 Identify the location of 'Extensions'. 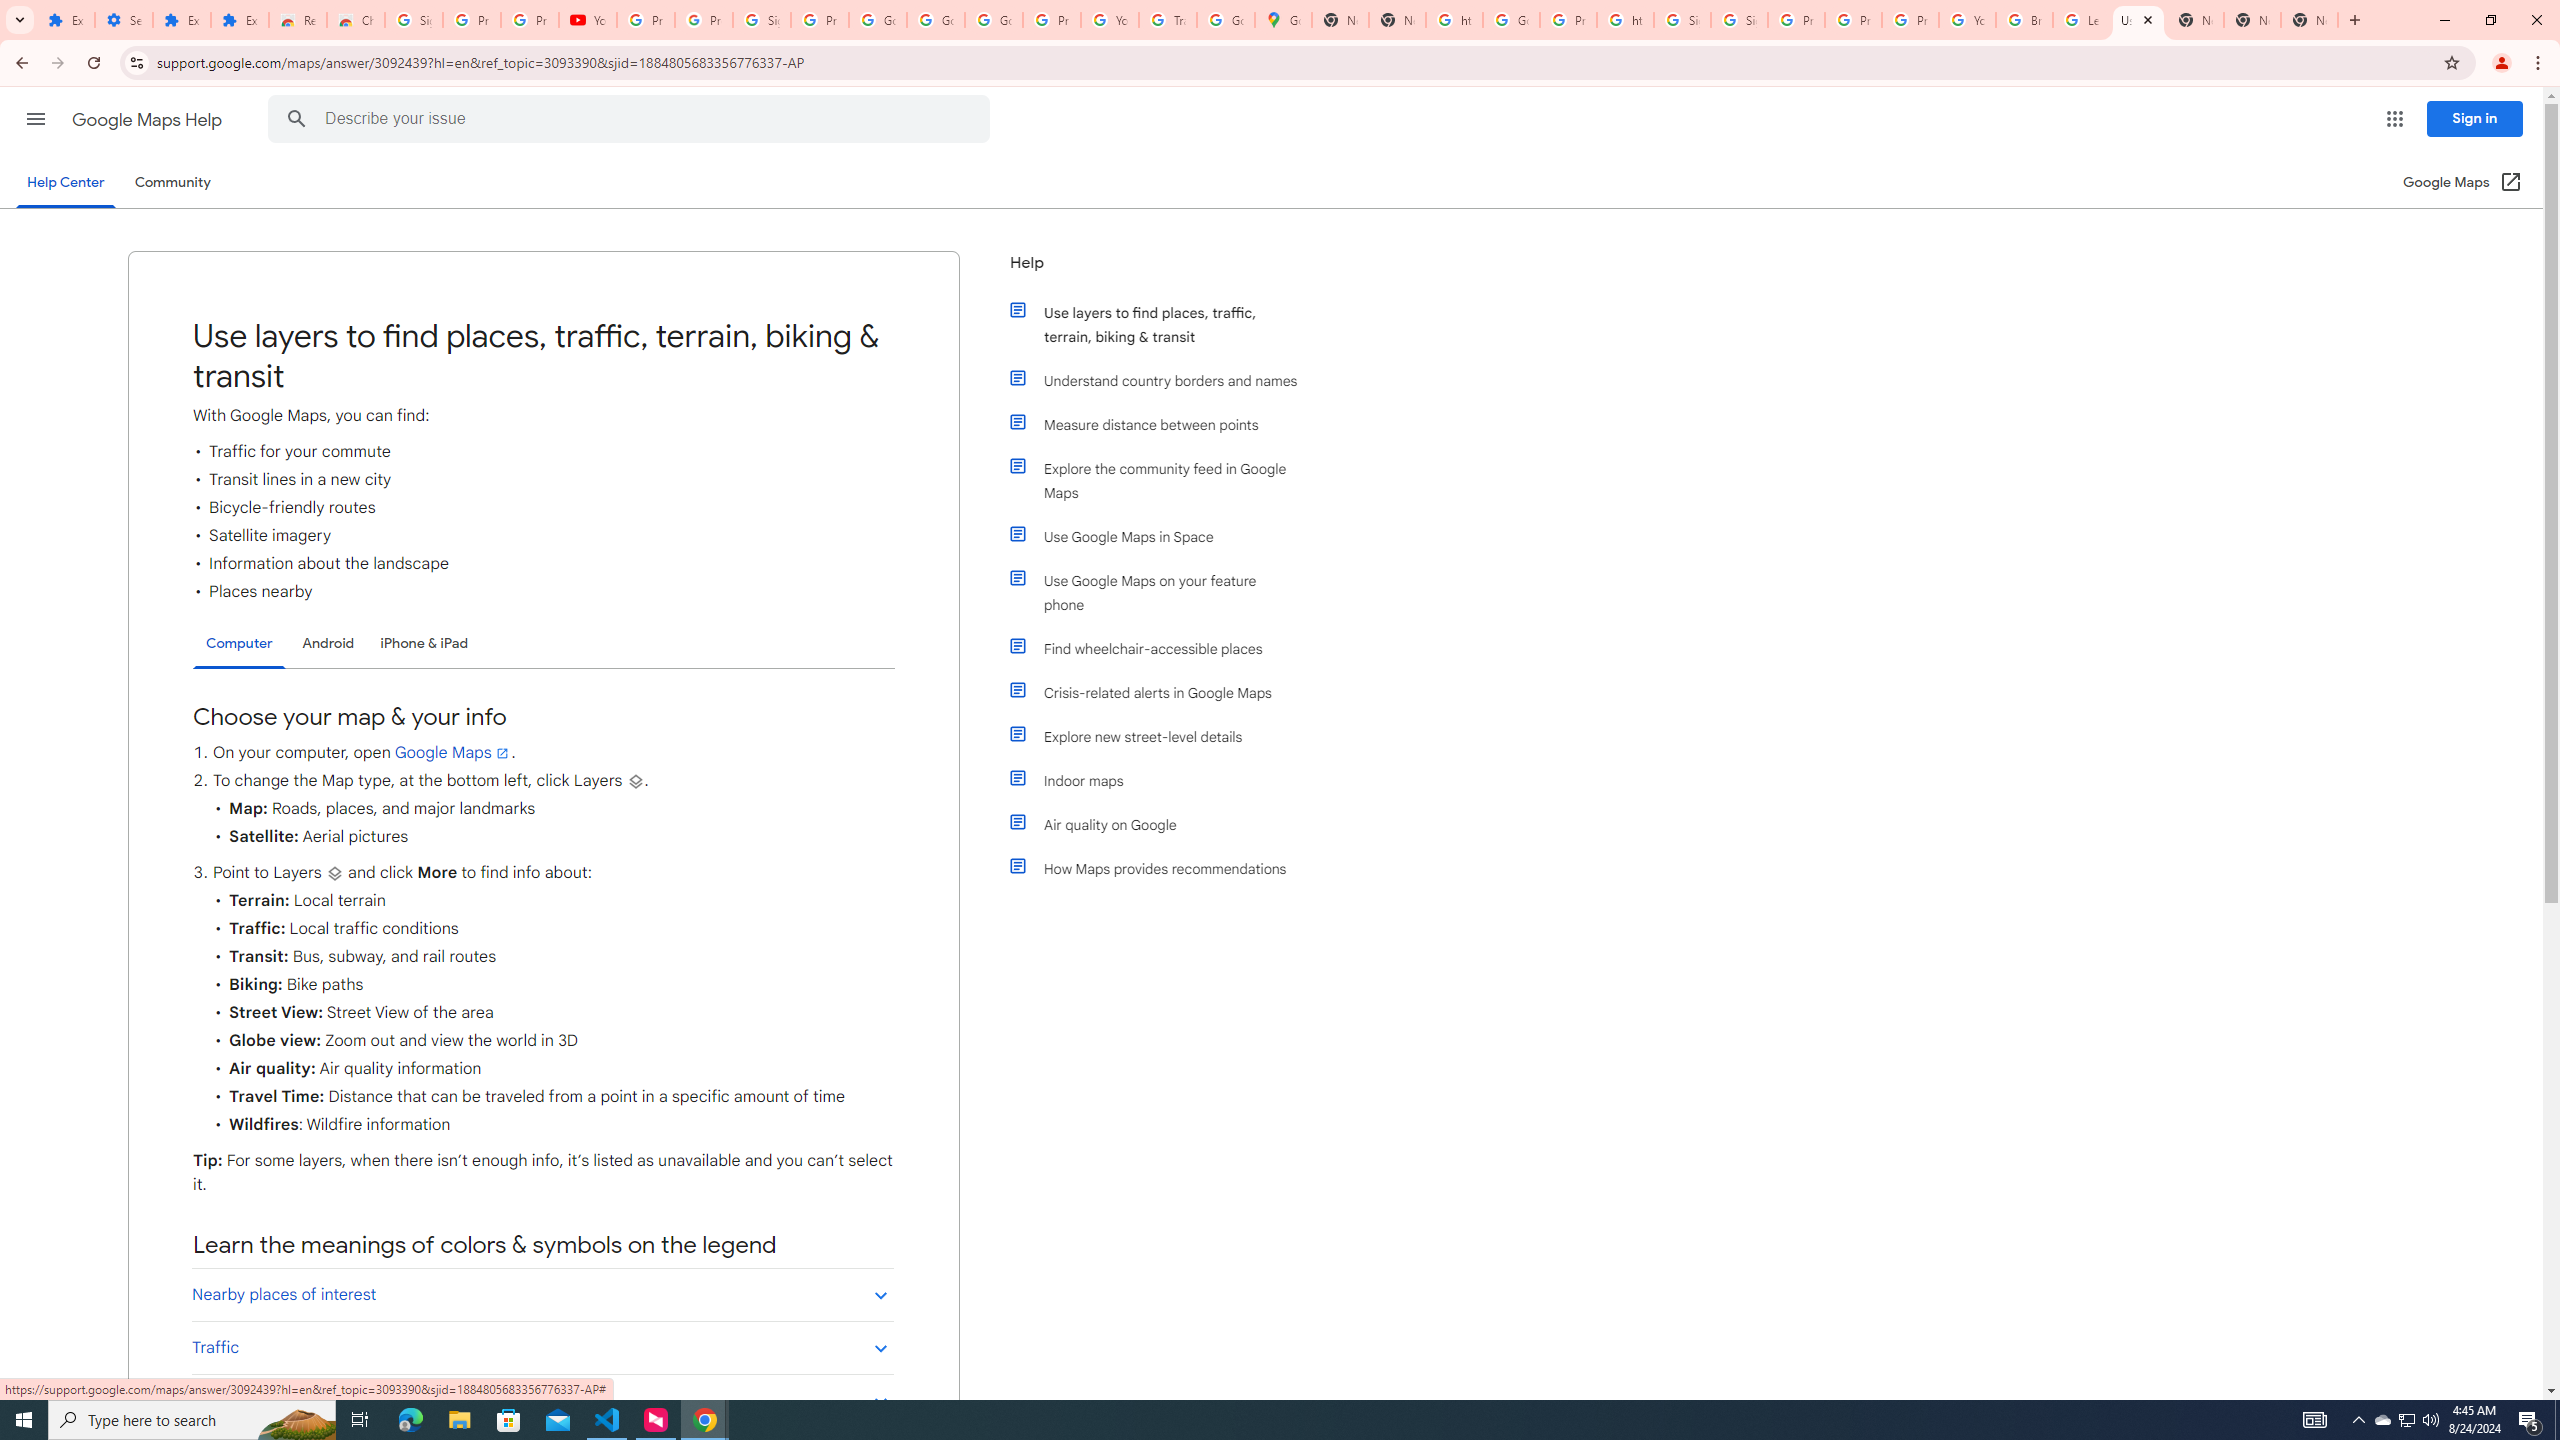
(65, 19).